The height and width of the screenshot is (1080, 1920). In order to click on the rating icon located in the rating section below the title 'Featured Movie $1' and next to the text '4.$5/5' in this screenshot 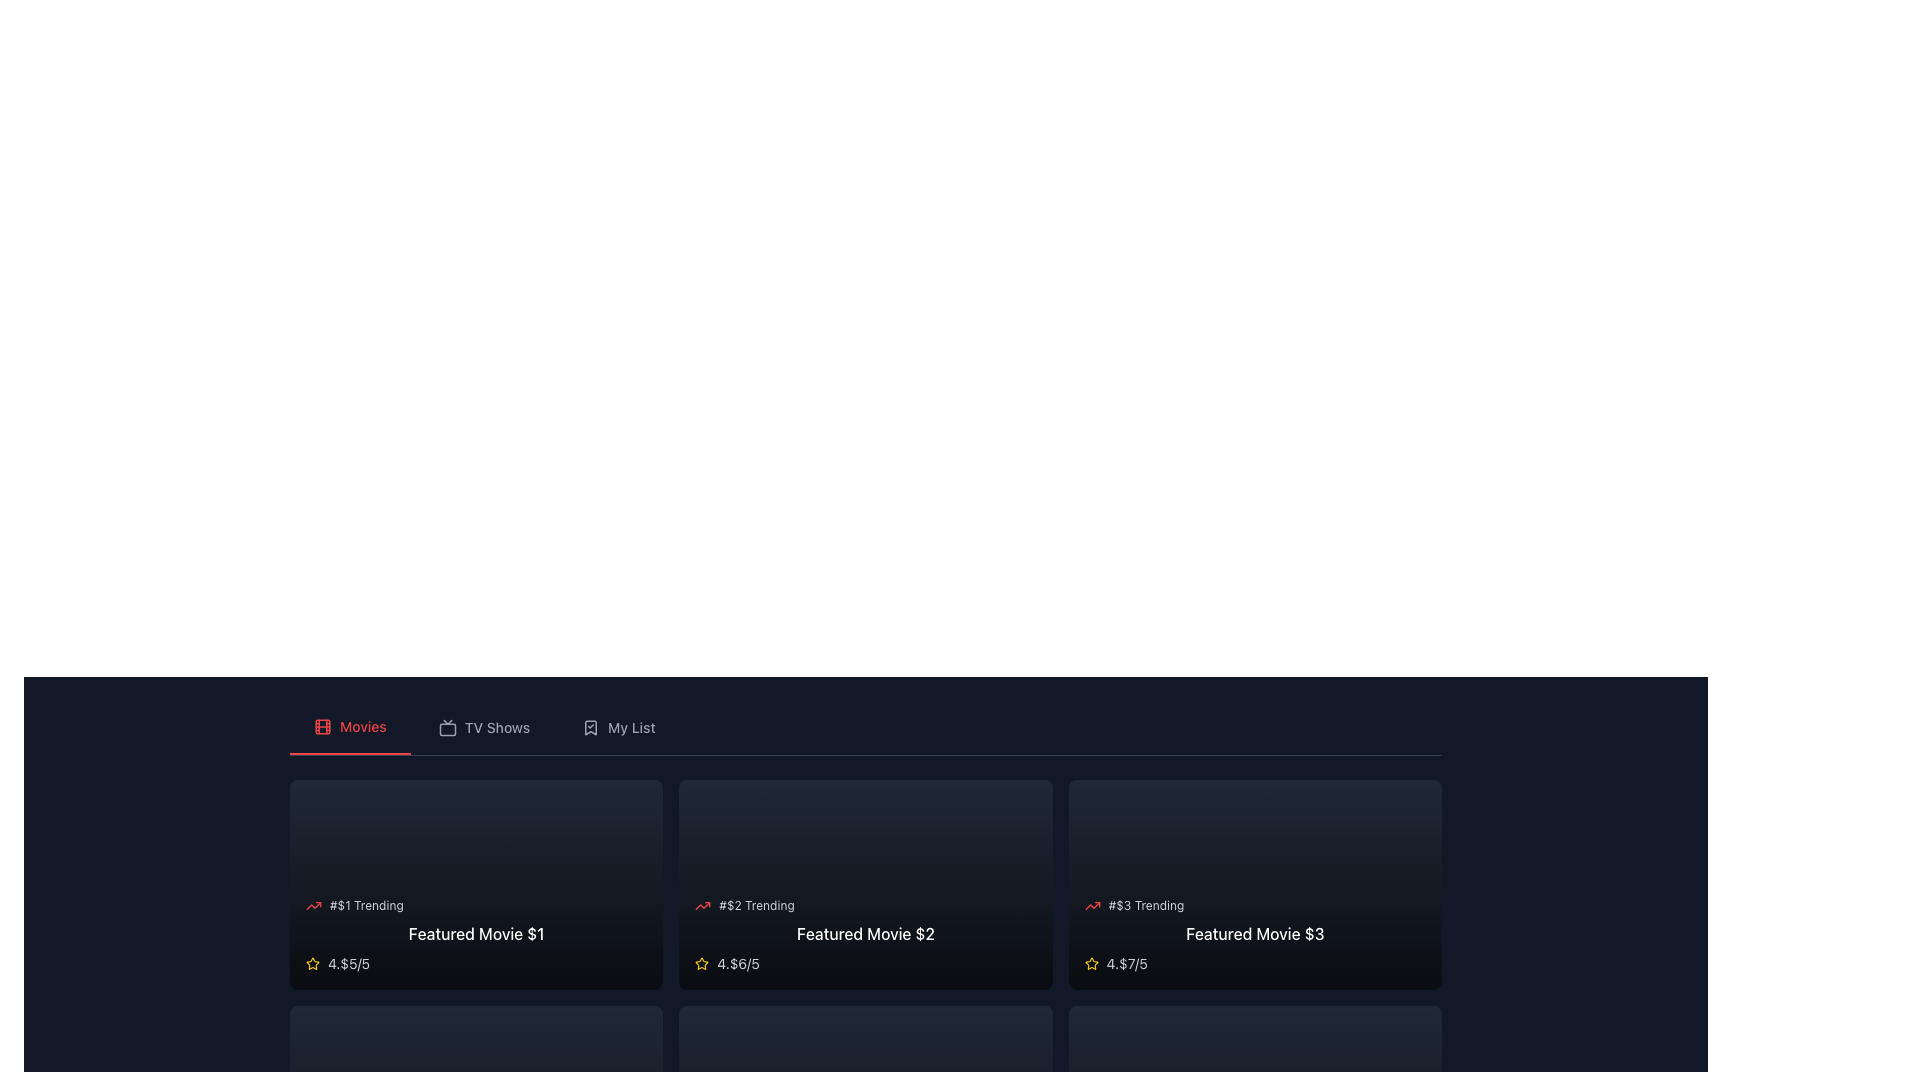, I will do `click(311, 962)`.